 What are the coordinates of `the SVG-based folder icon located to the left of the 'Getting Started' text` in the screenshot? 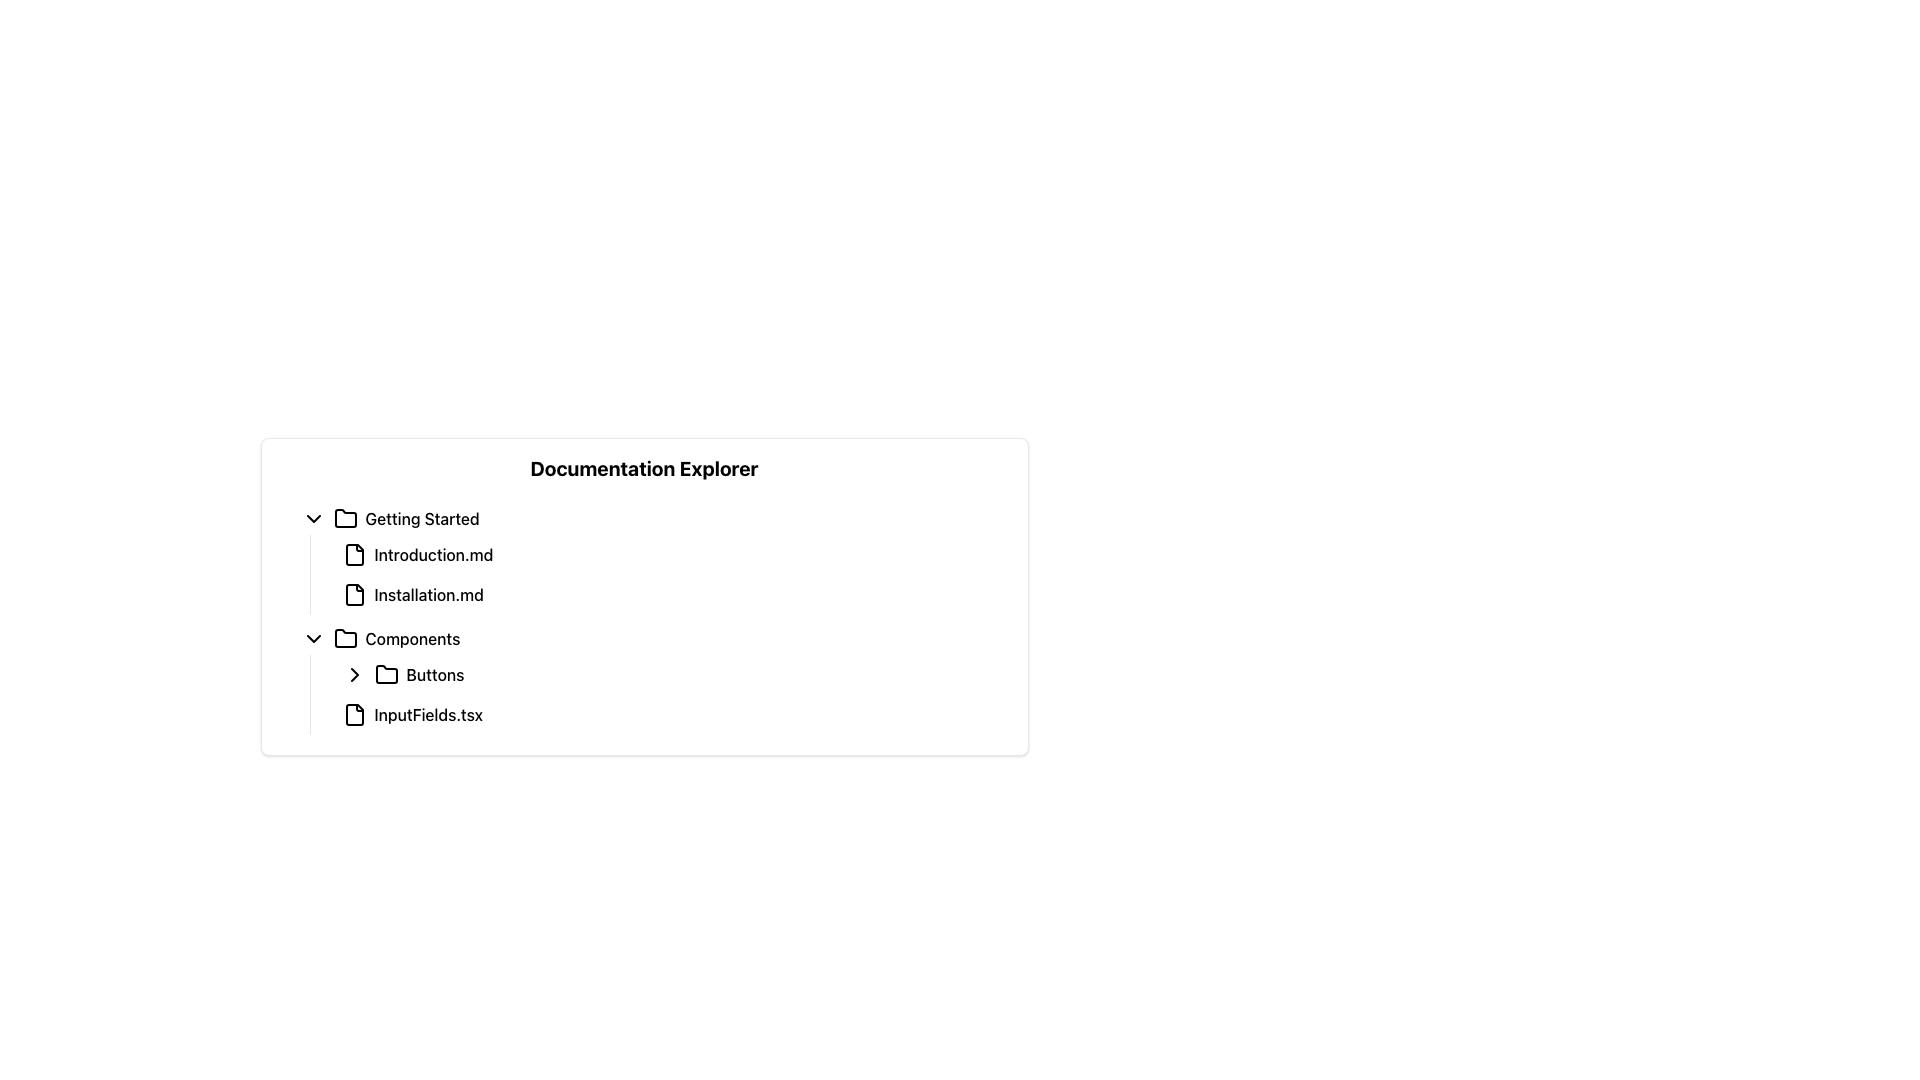 It's located at (345, 518).